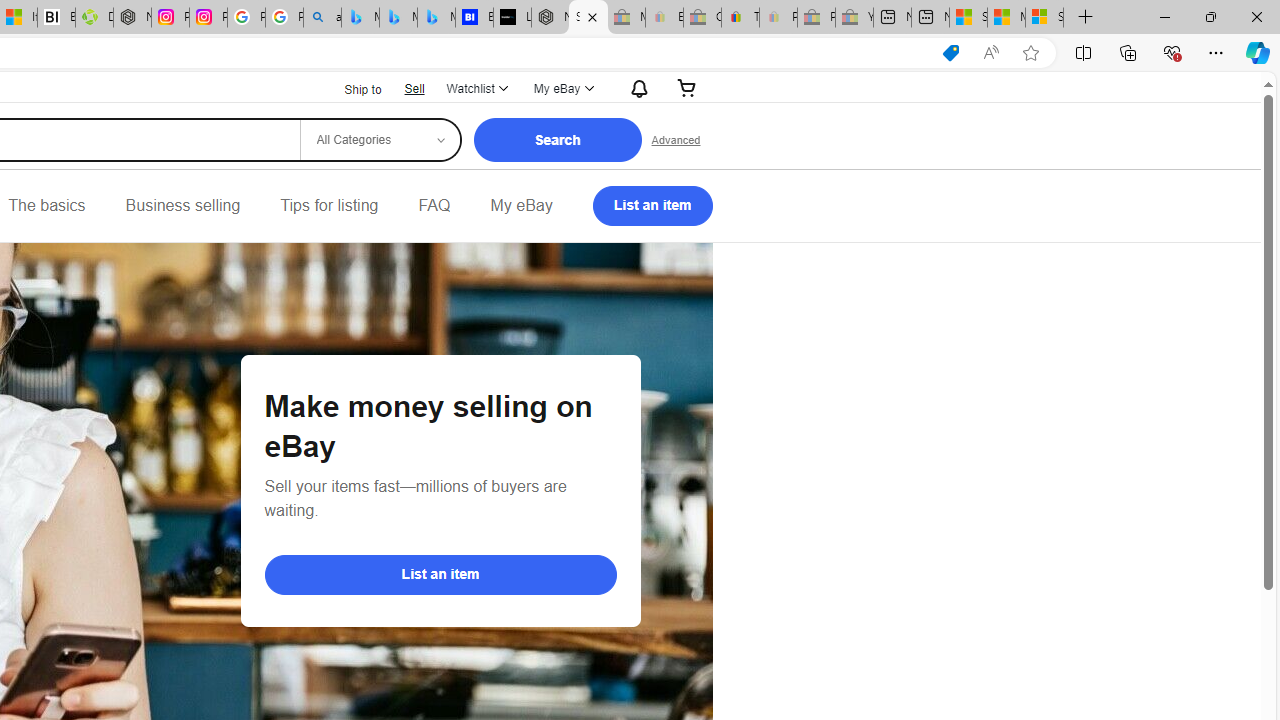 The height and width of the screenshot is (720, 1280). Describe the element at coordinates (521, 205) in the screenshot. I see `'My eBay'` at that location.